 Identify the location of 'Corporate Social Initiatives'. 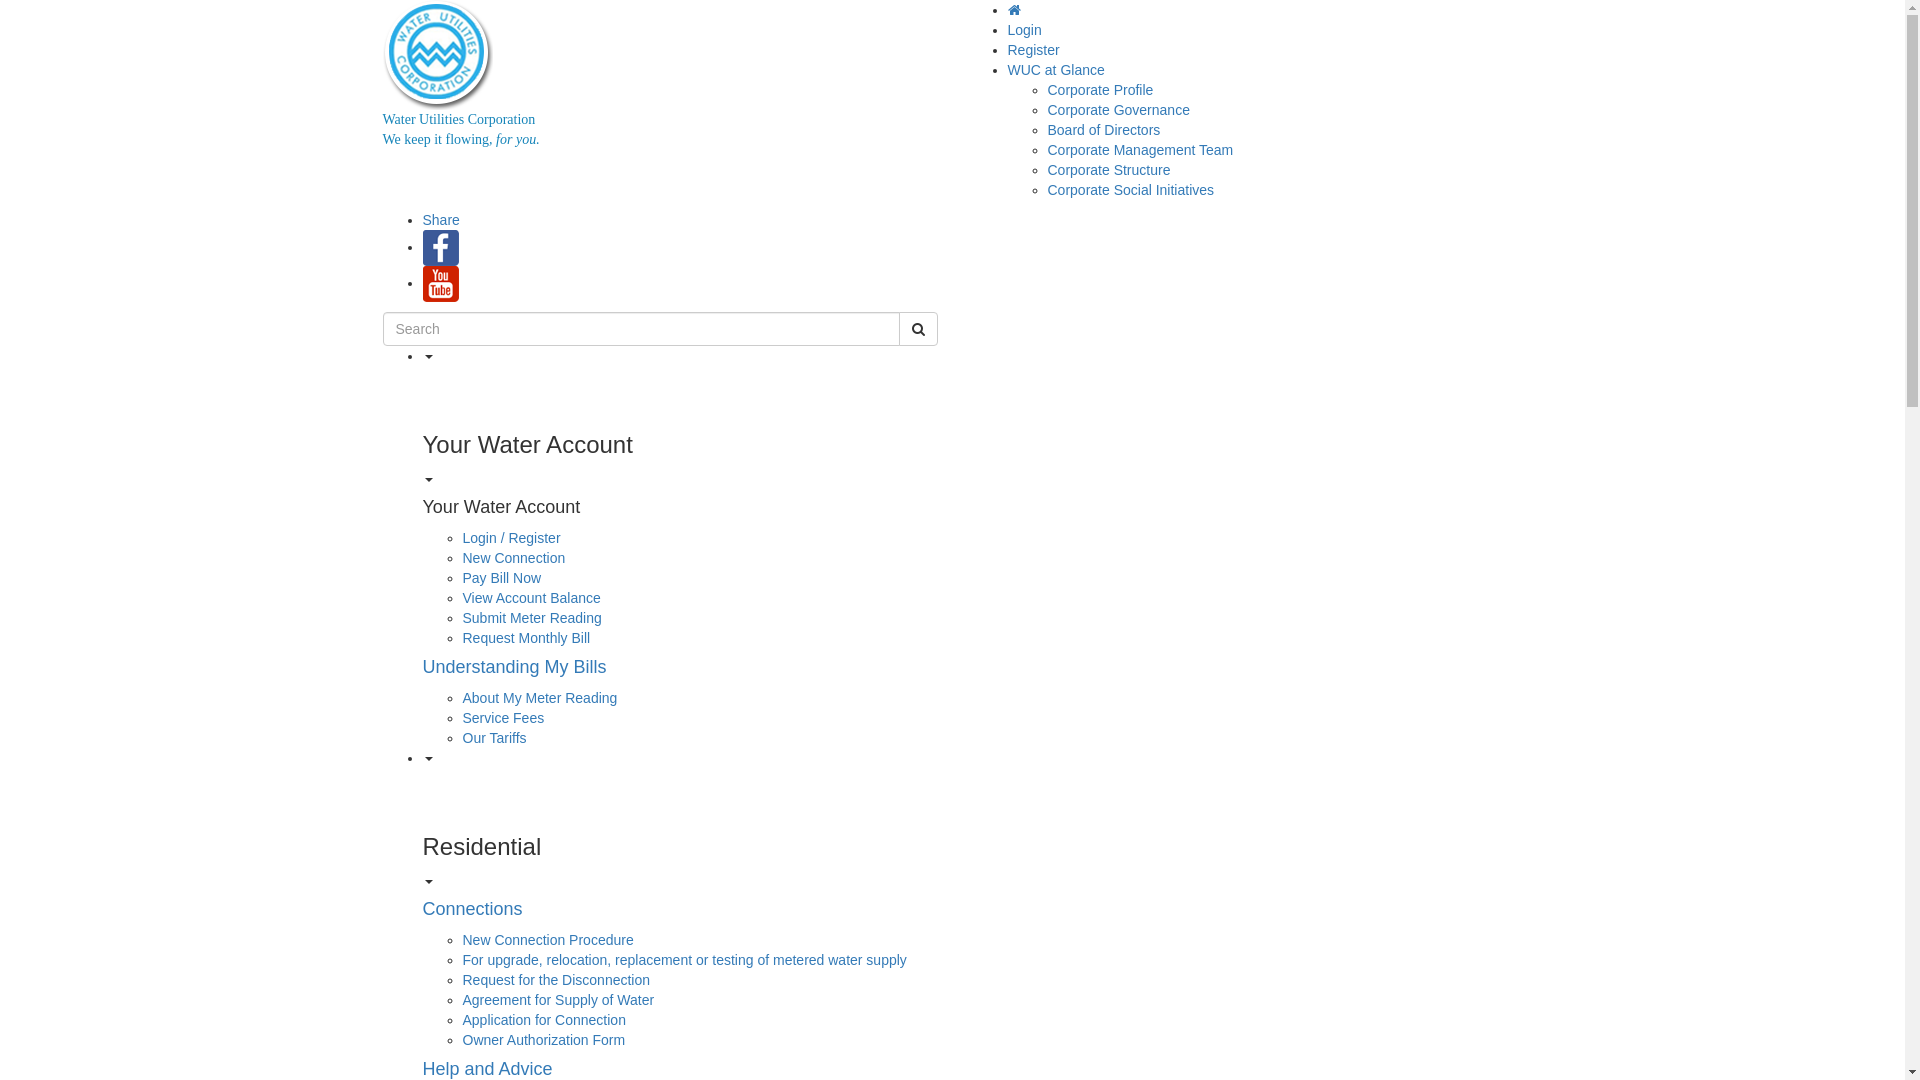
(1131, 189).